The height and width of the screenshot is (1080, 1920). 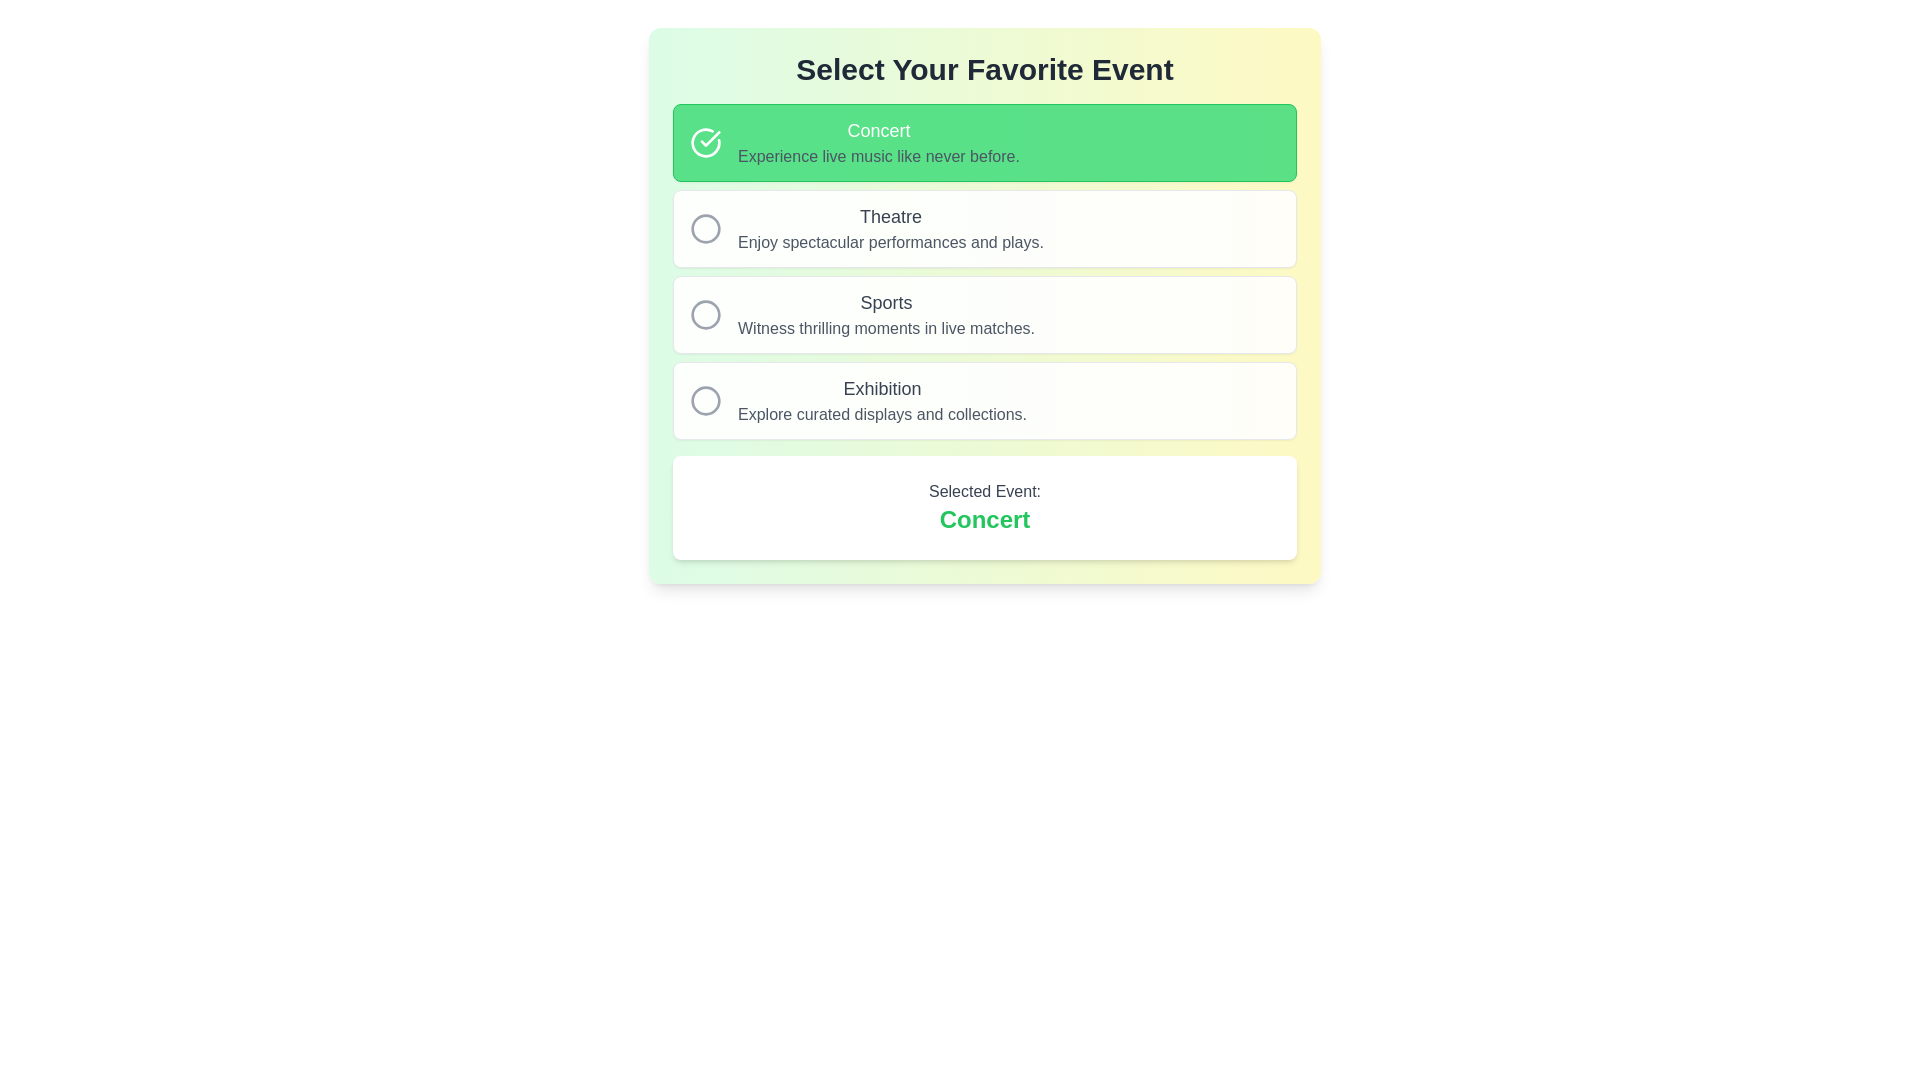 What do you see at coordinates (885, 327) in the screenshot?
I see `the descriptive Text Label for the 'Sports' selection option, which provides additional information about this choice in the list` at bounding box center [885, 327].